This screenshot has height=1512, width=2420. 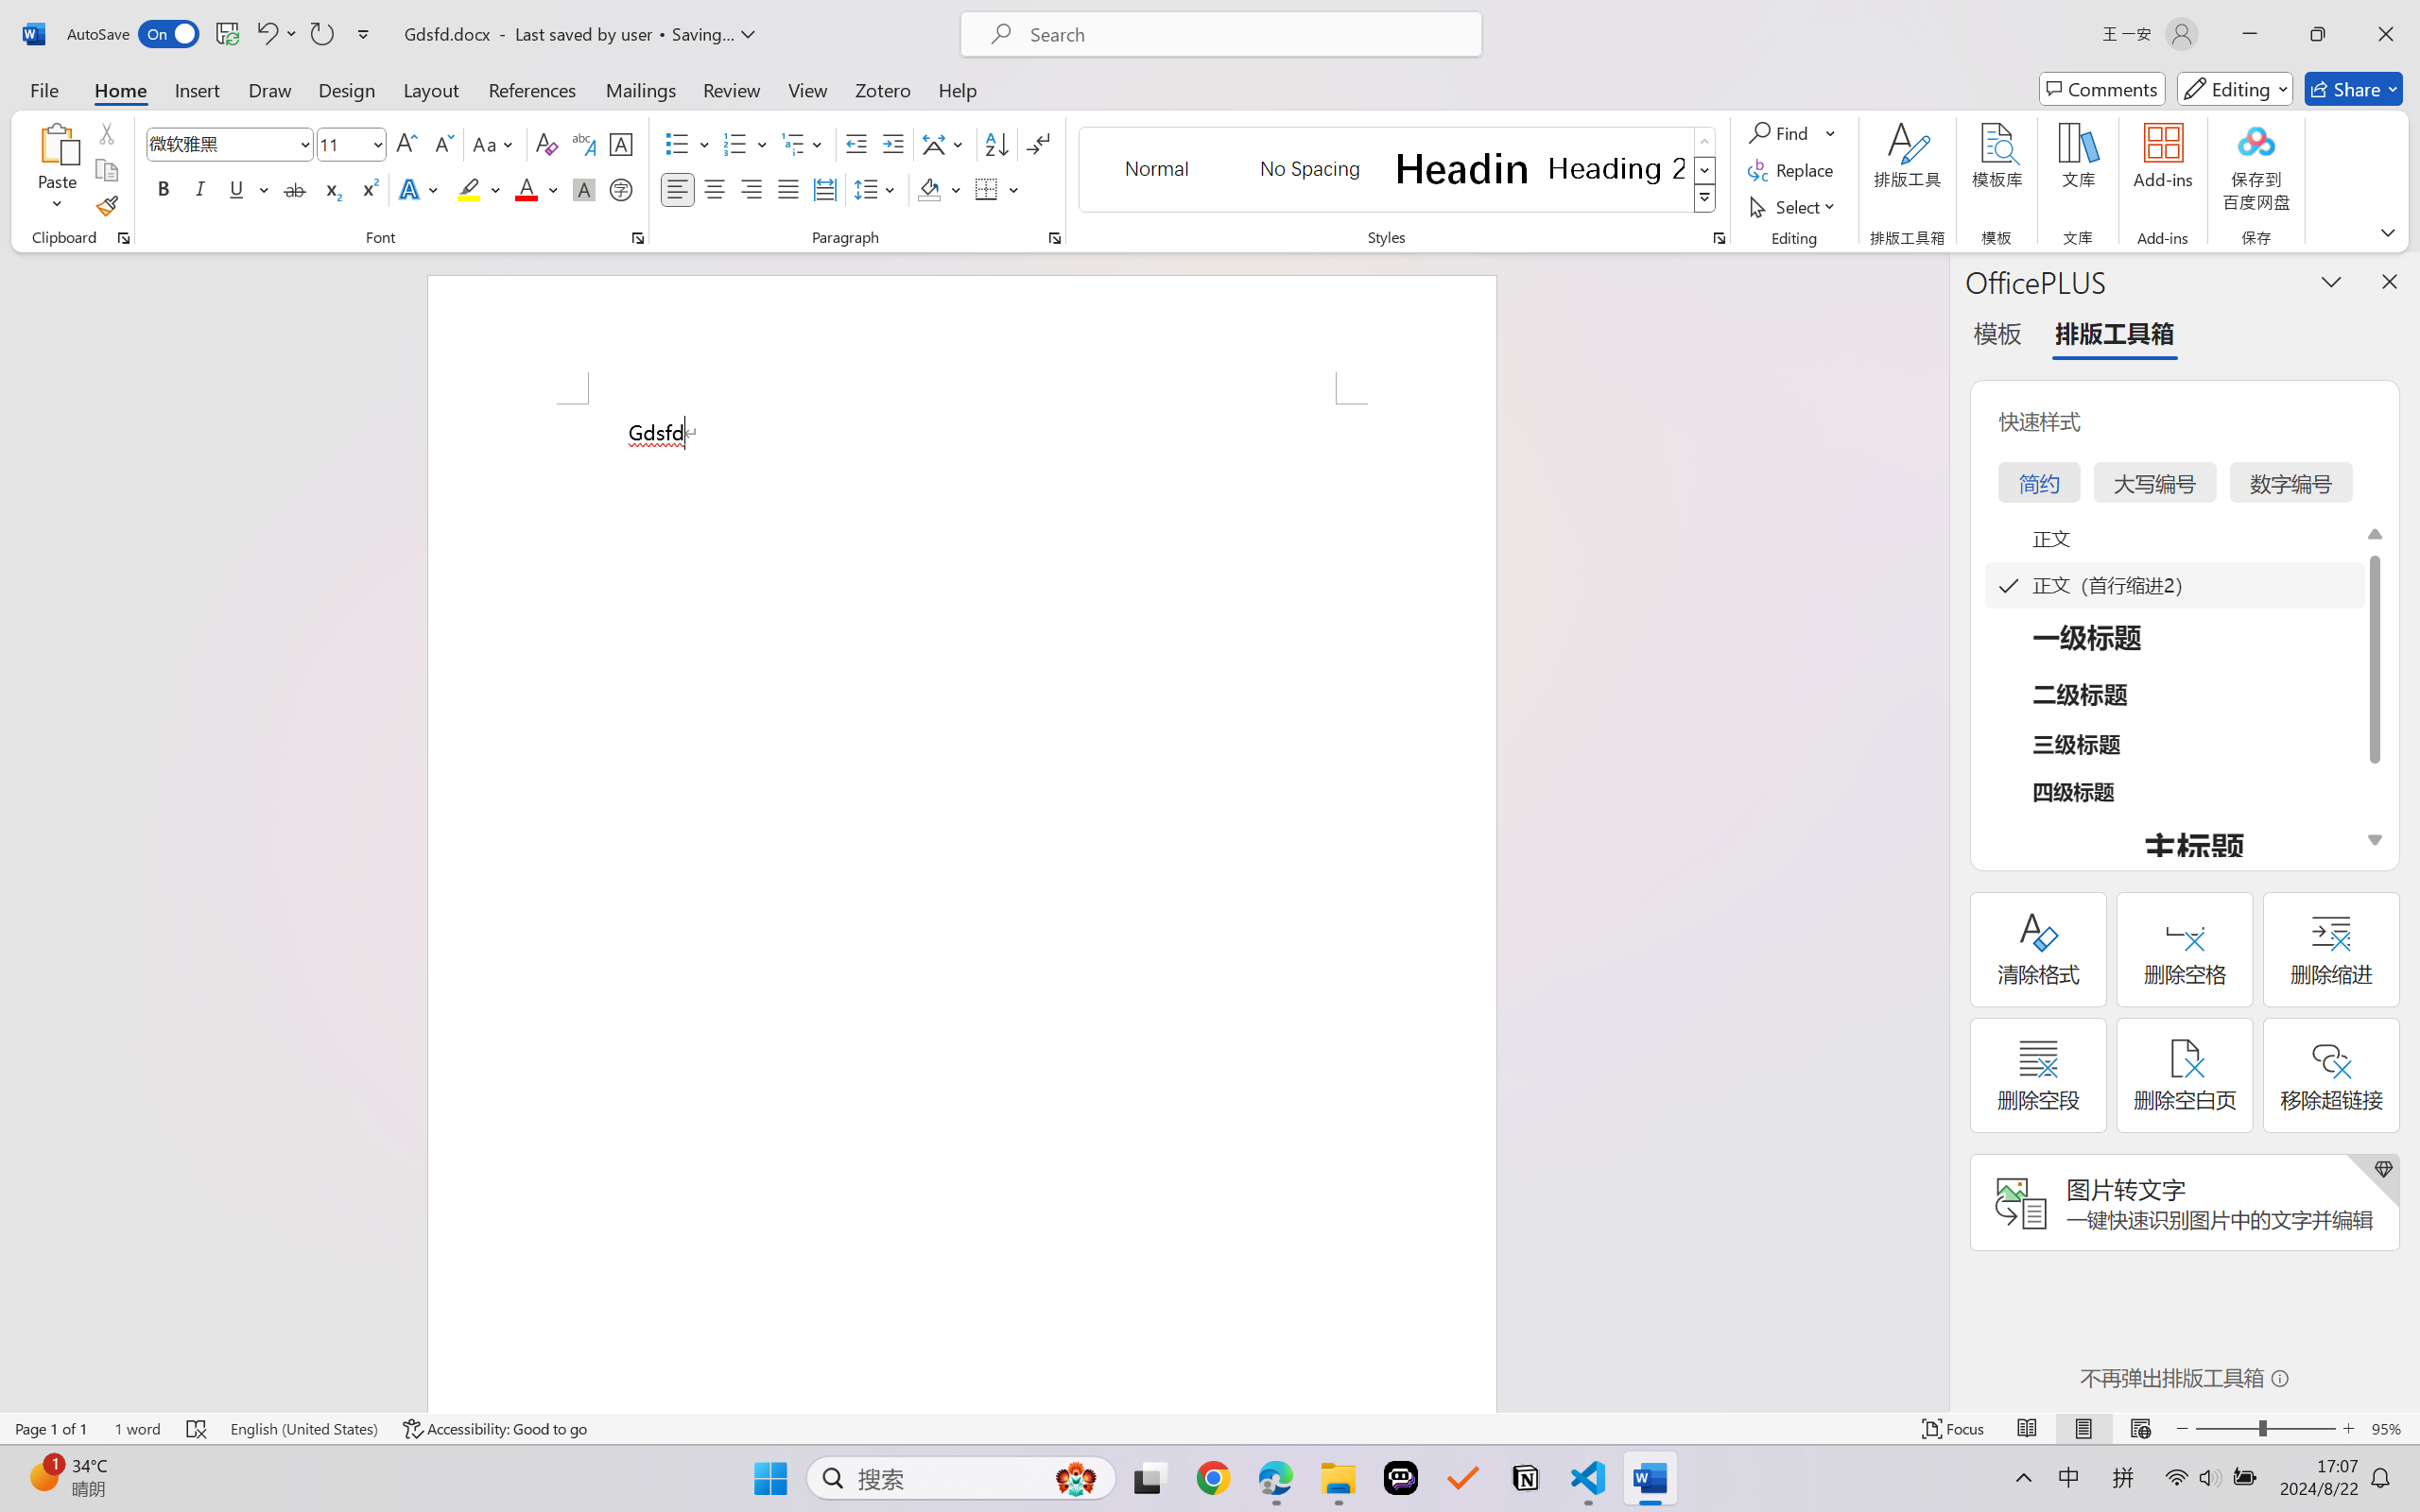 What do you see at coordinates (320, 33) in the screenshot?
I see `'Repeat Style'` at bounding box center [320, 33].